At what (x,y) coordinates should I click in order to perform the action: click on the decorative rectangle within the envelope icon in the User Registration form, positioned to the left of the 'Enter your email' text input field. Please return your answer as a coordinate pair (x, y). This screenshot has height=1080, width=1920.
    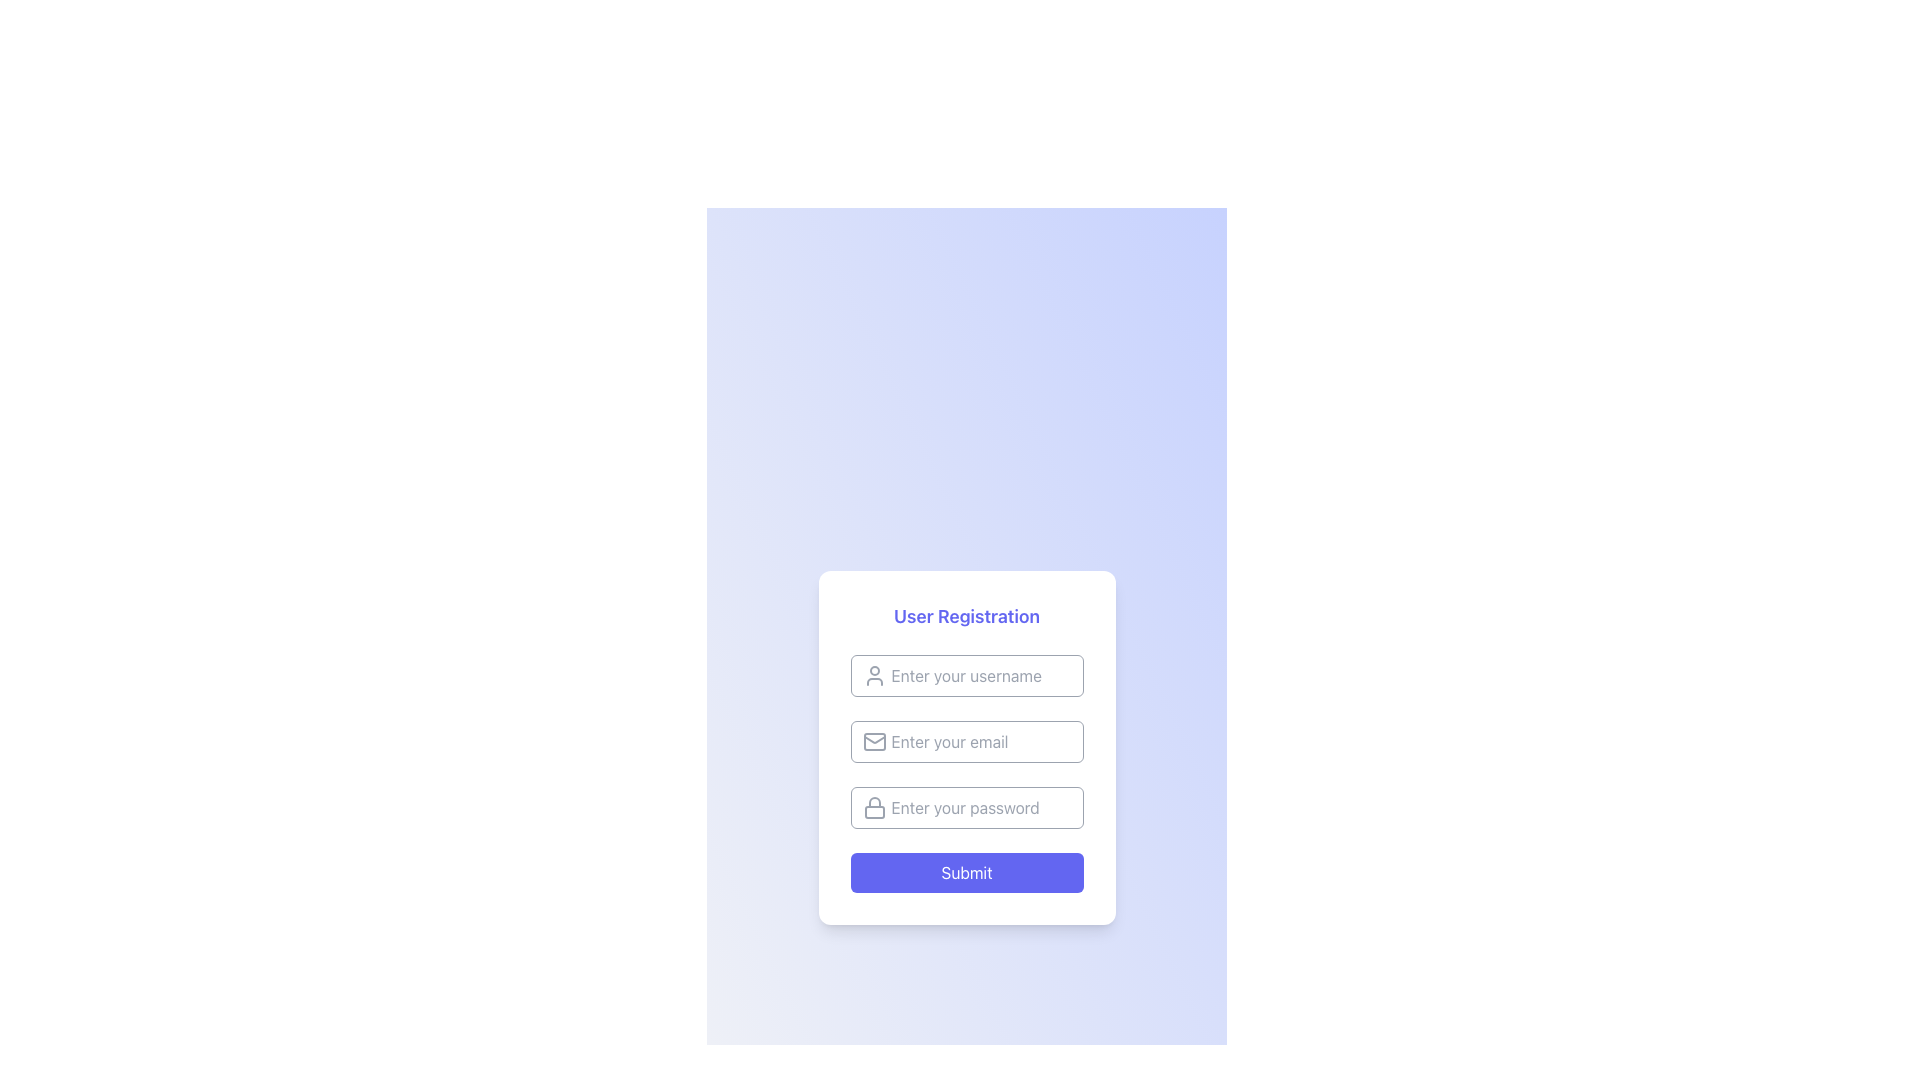
    Looking at the image, I should click on (874, 741).